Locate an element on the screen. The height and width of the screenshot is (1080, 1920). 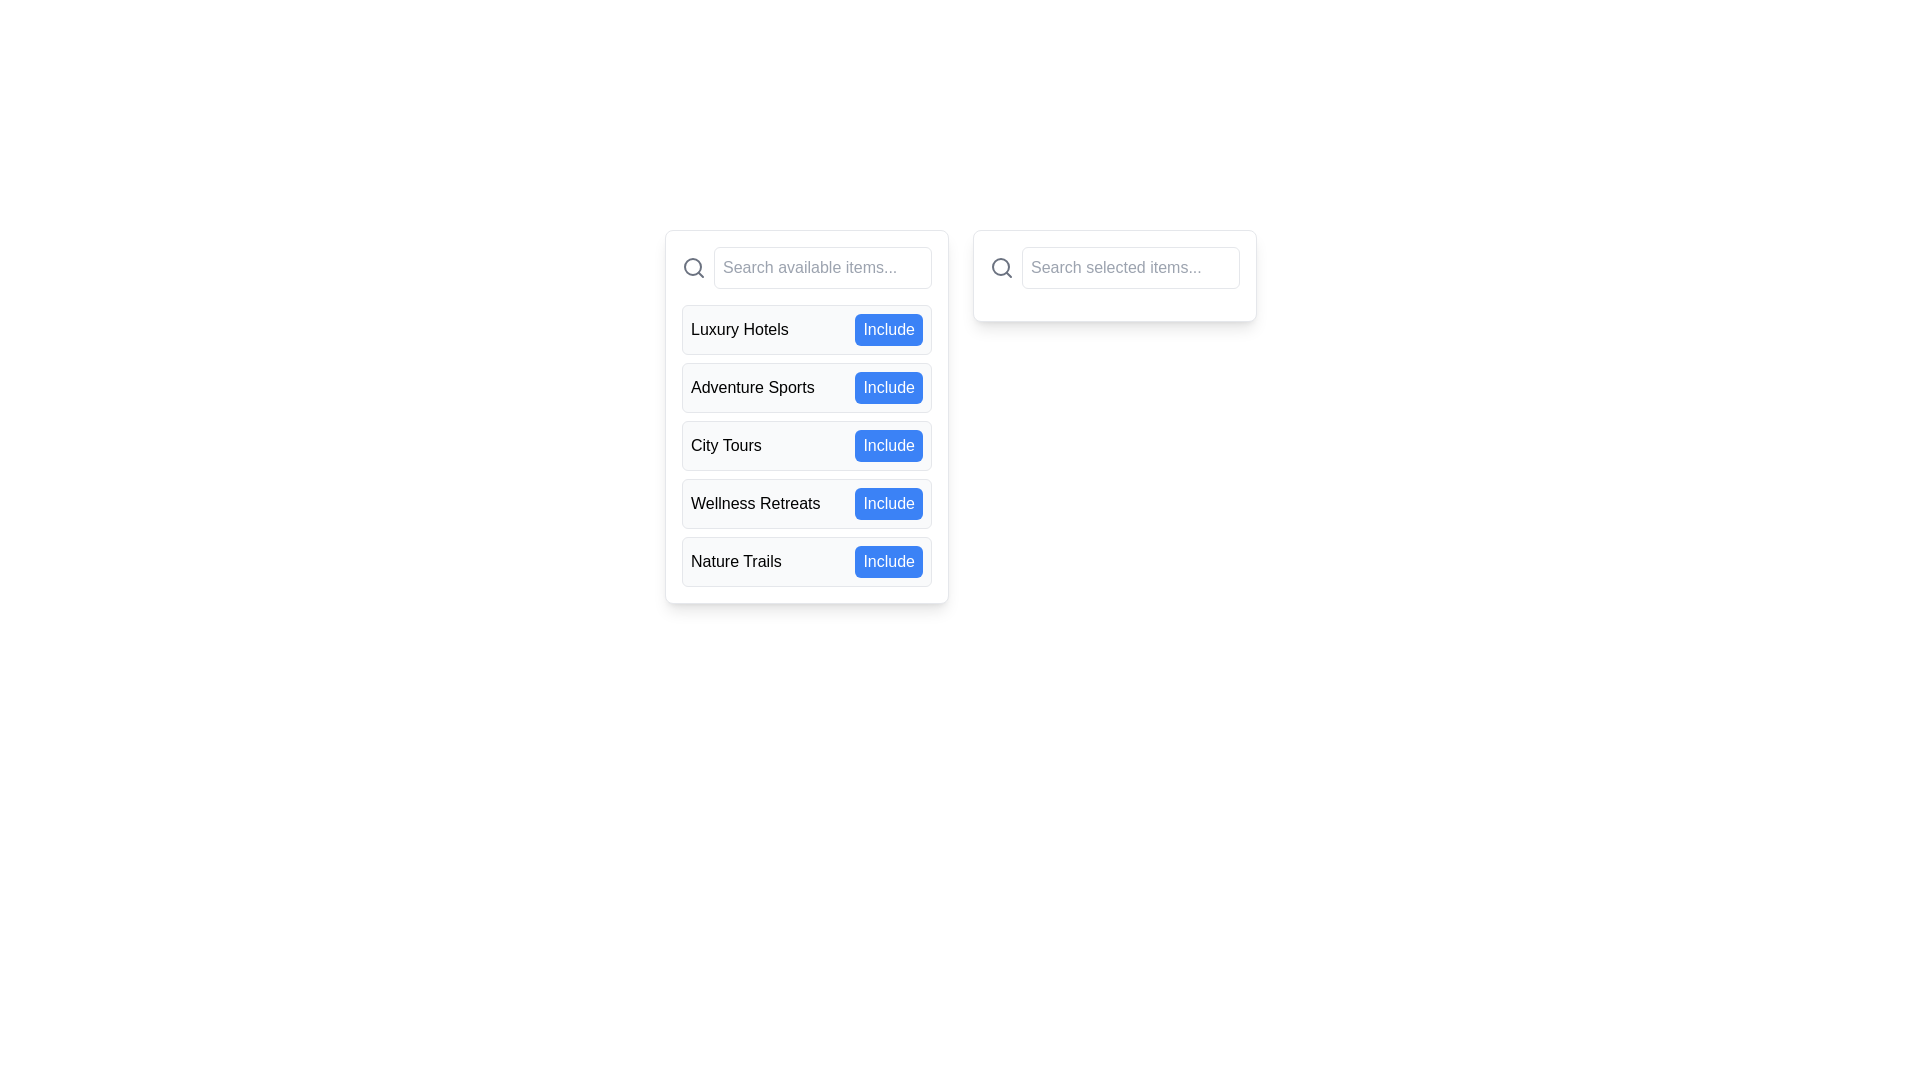
the text label that serves as a descriptor for a selectable category, located in the third position from the top, between 'Adventure Sports' and 'Wellness Retreats' is located at coordinates (725, 445).